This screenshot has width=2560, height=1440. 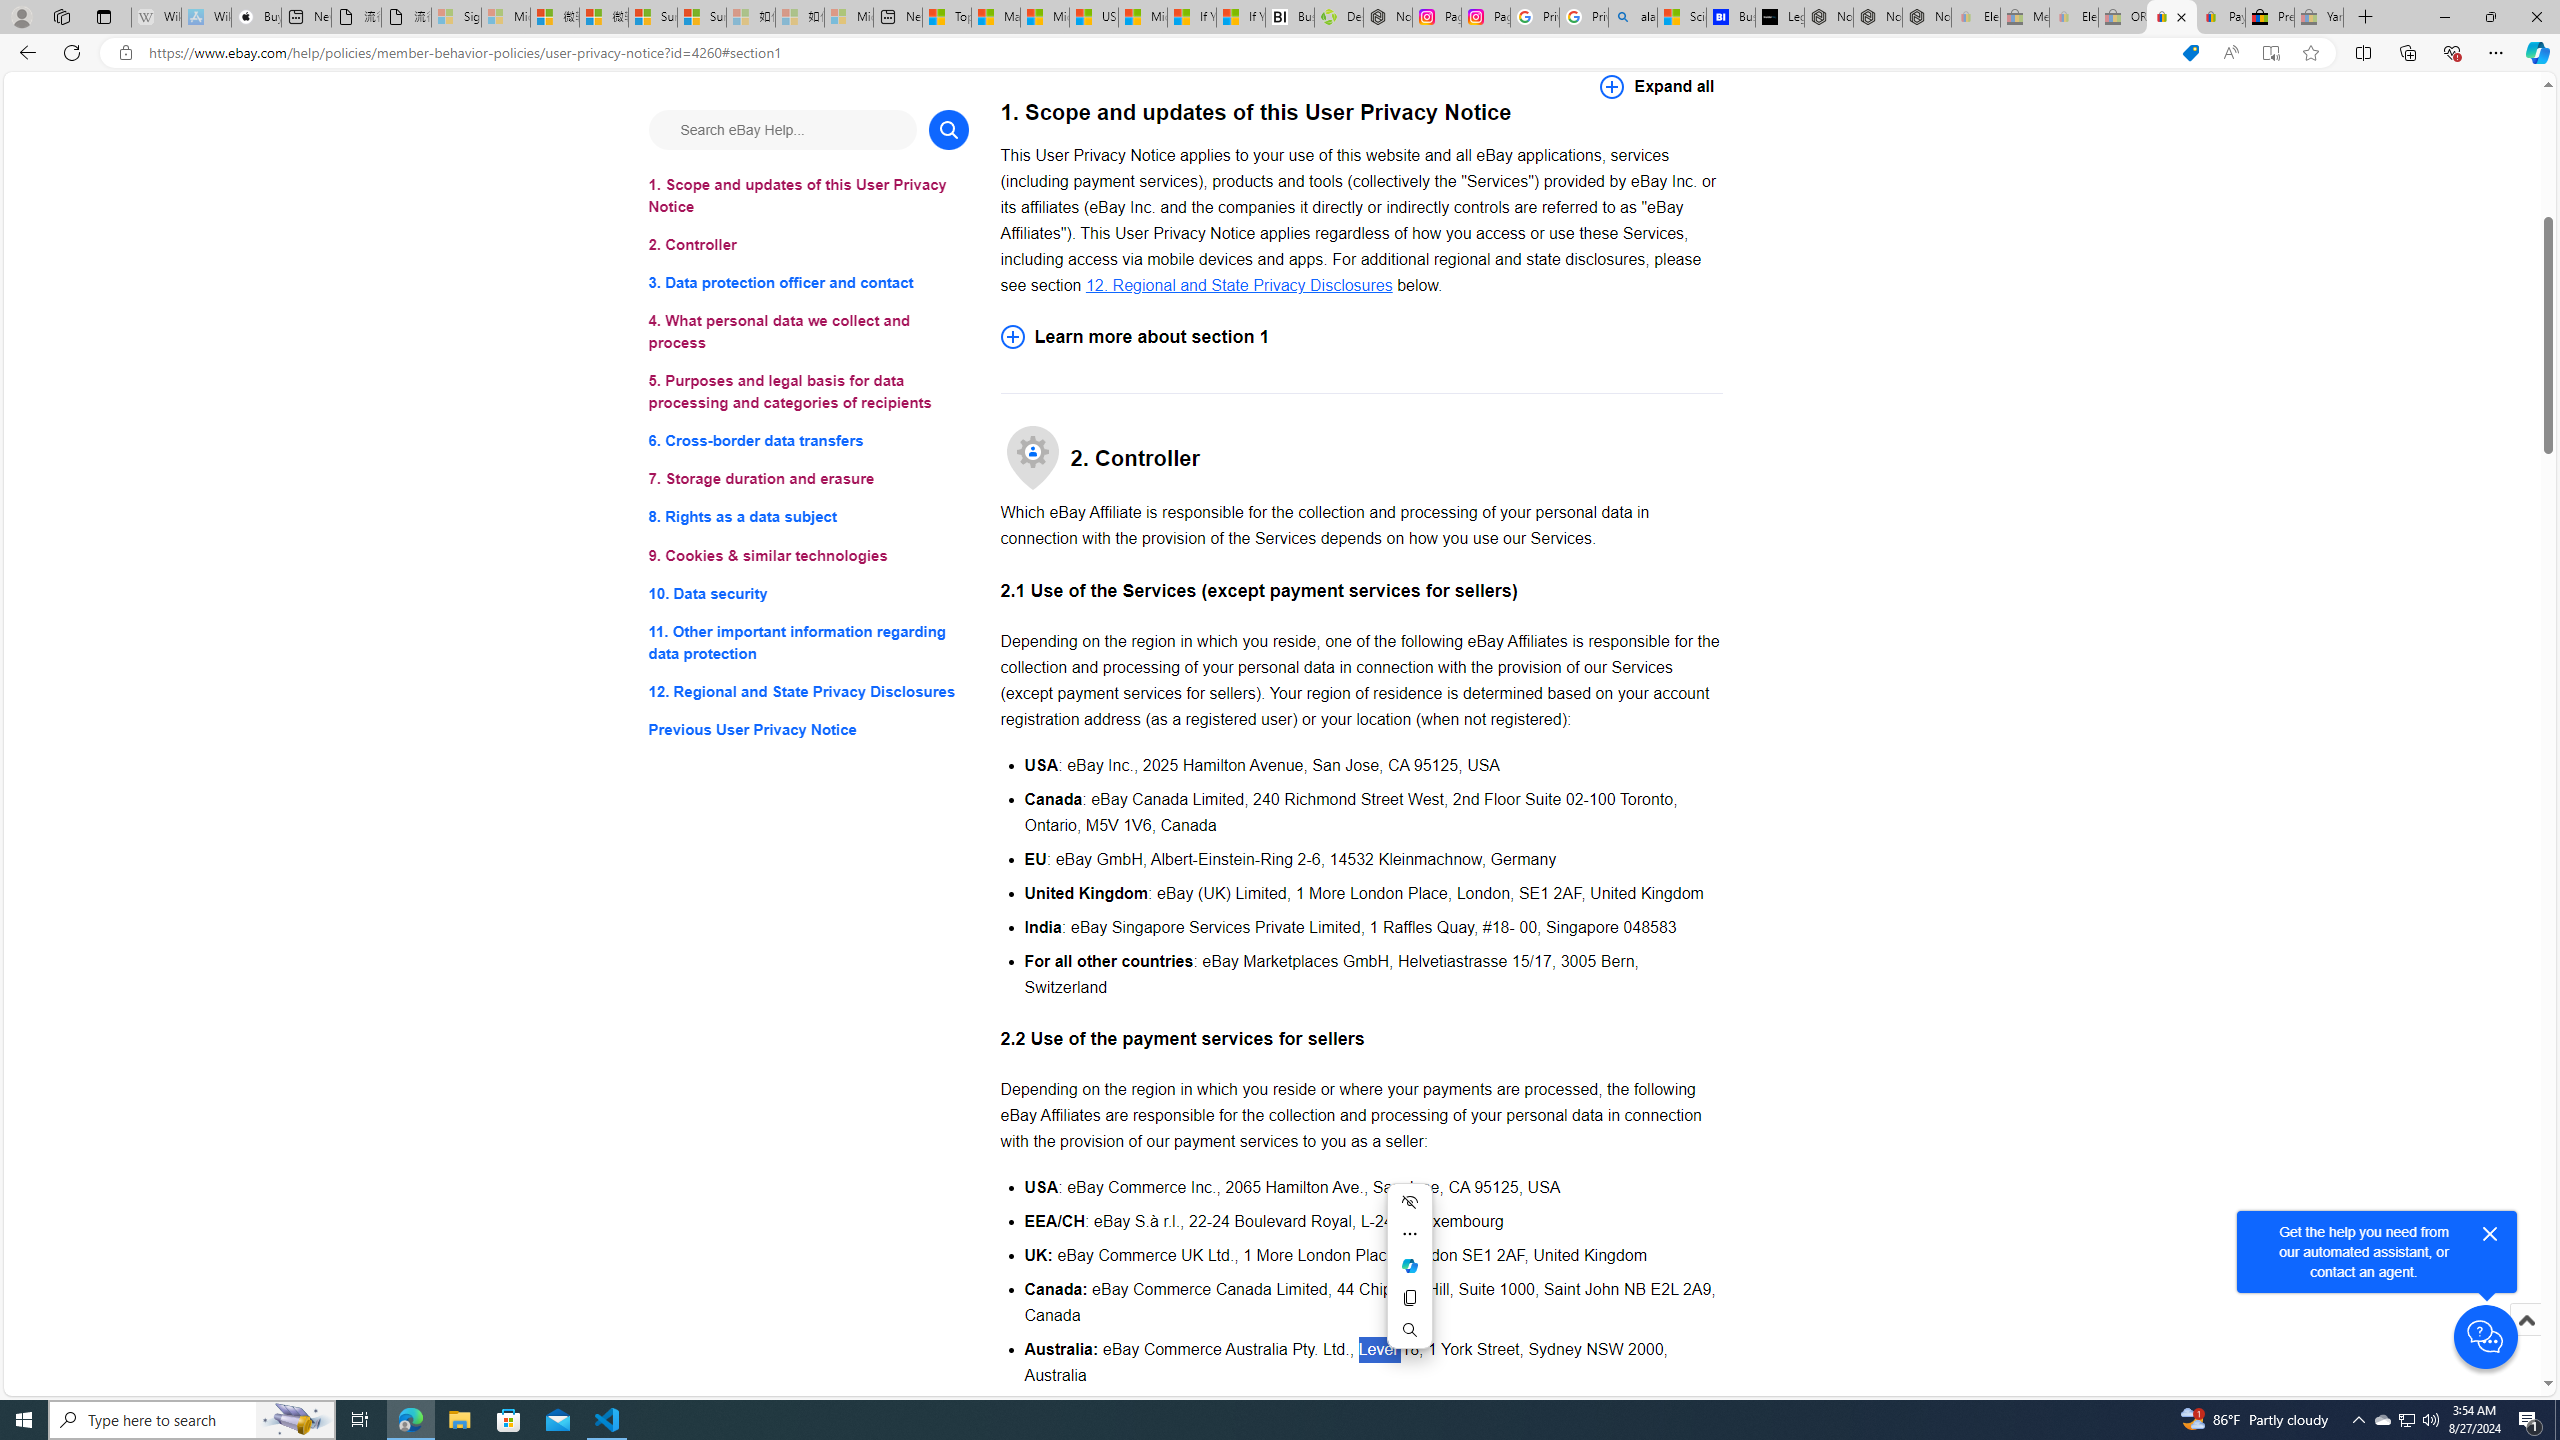 I want to click on 'Payments Terms of Use | eBay.com', so click(x=2219, y=16).